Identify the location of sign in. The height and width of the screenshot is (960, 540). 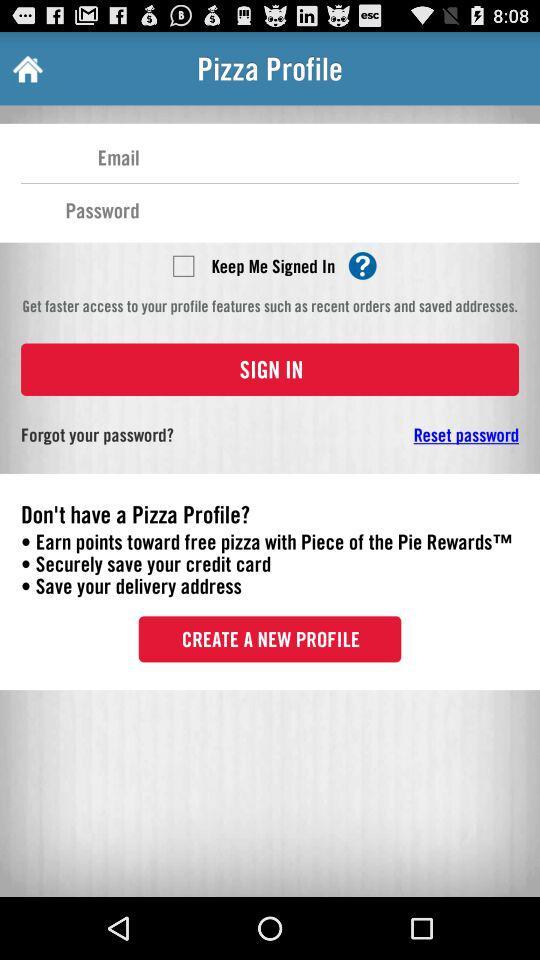
(270, 368).